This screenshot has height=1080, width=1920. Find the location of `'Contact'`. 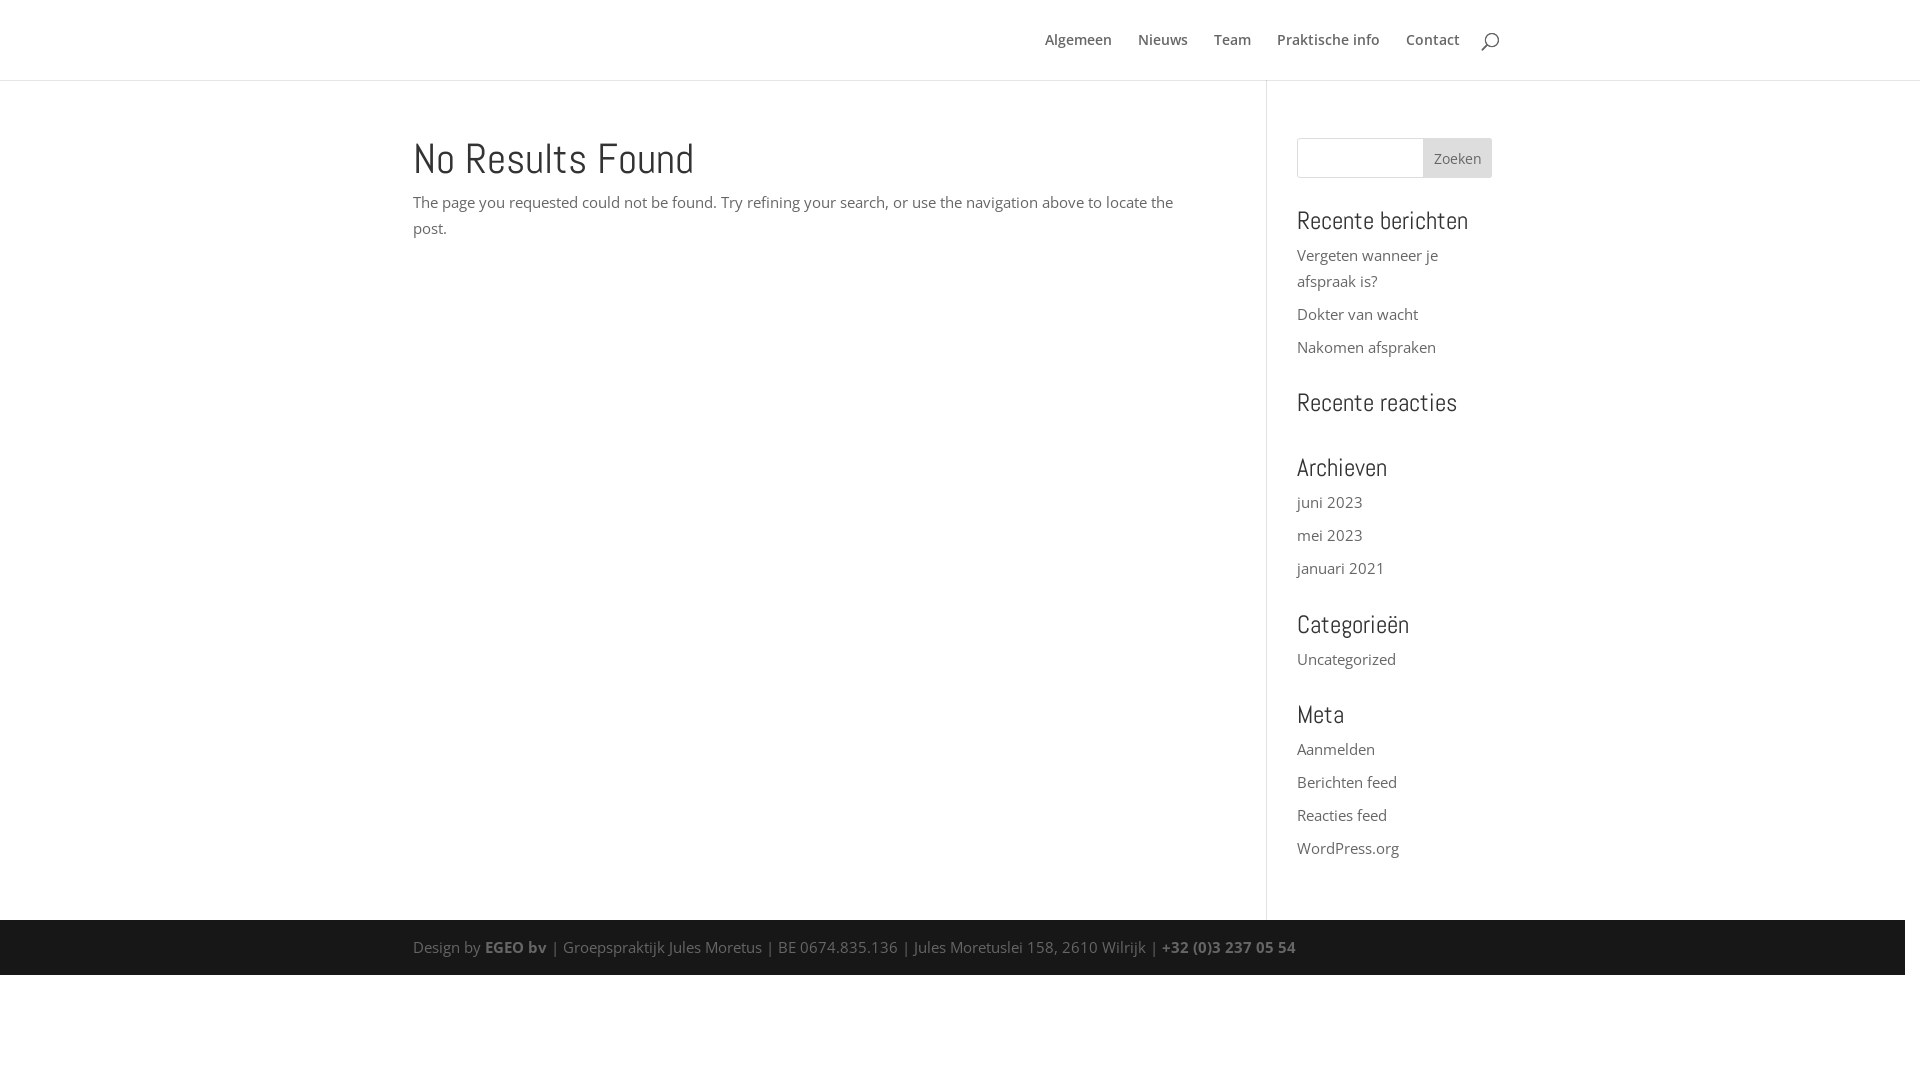

'Contact' is located at coordinates (1432, 55).